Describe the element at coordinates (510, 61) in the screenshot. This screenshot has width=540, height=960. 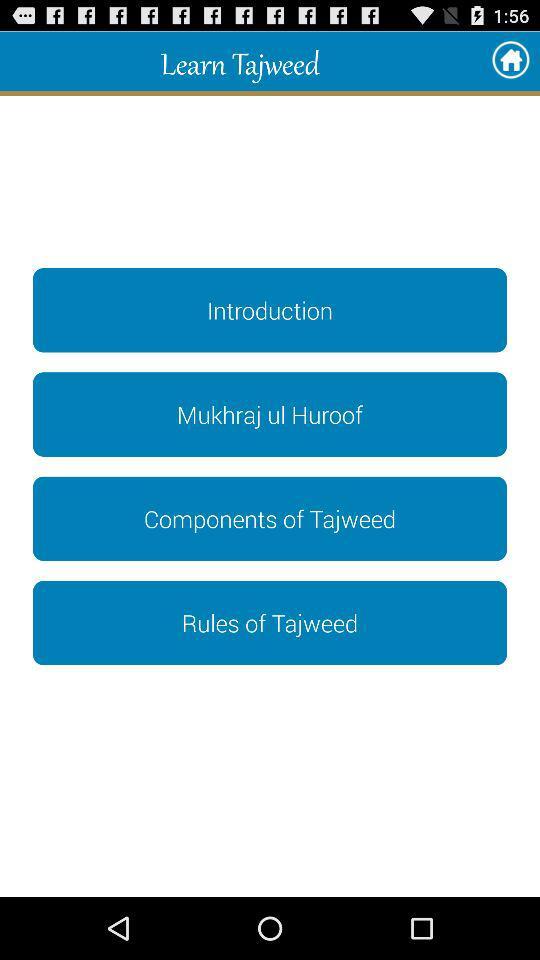
I see `item to the right of learn tajweed icon` at that location.